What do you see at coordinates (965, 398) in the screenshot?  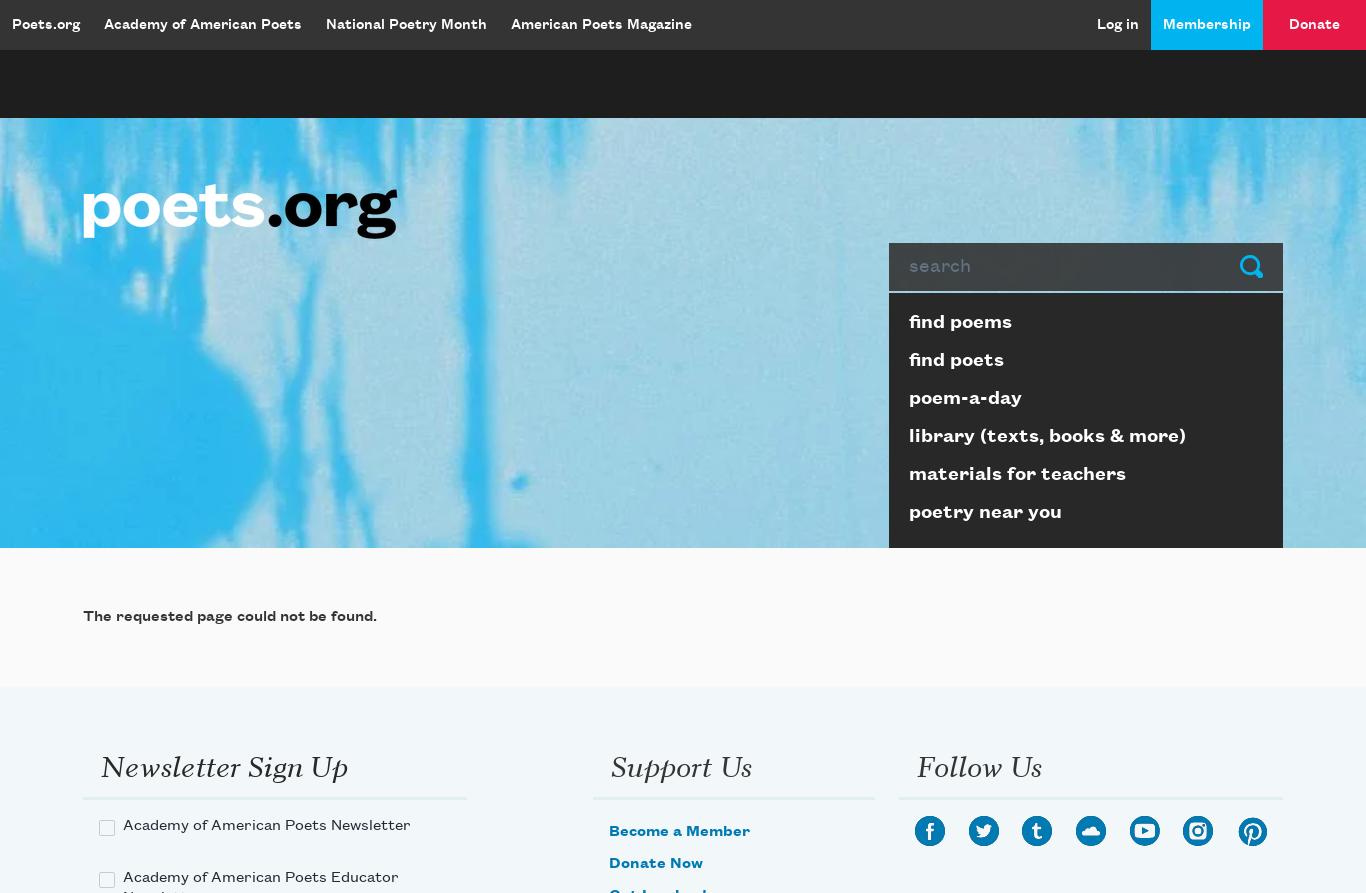 I see `'poem-a-day'` at bounding box center [965, 398].